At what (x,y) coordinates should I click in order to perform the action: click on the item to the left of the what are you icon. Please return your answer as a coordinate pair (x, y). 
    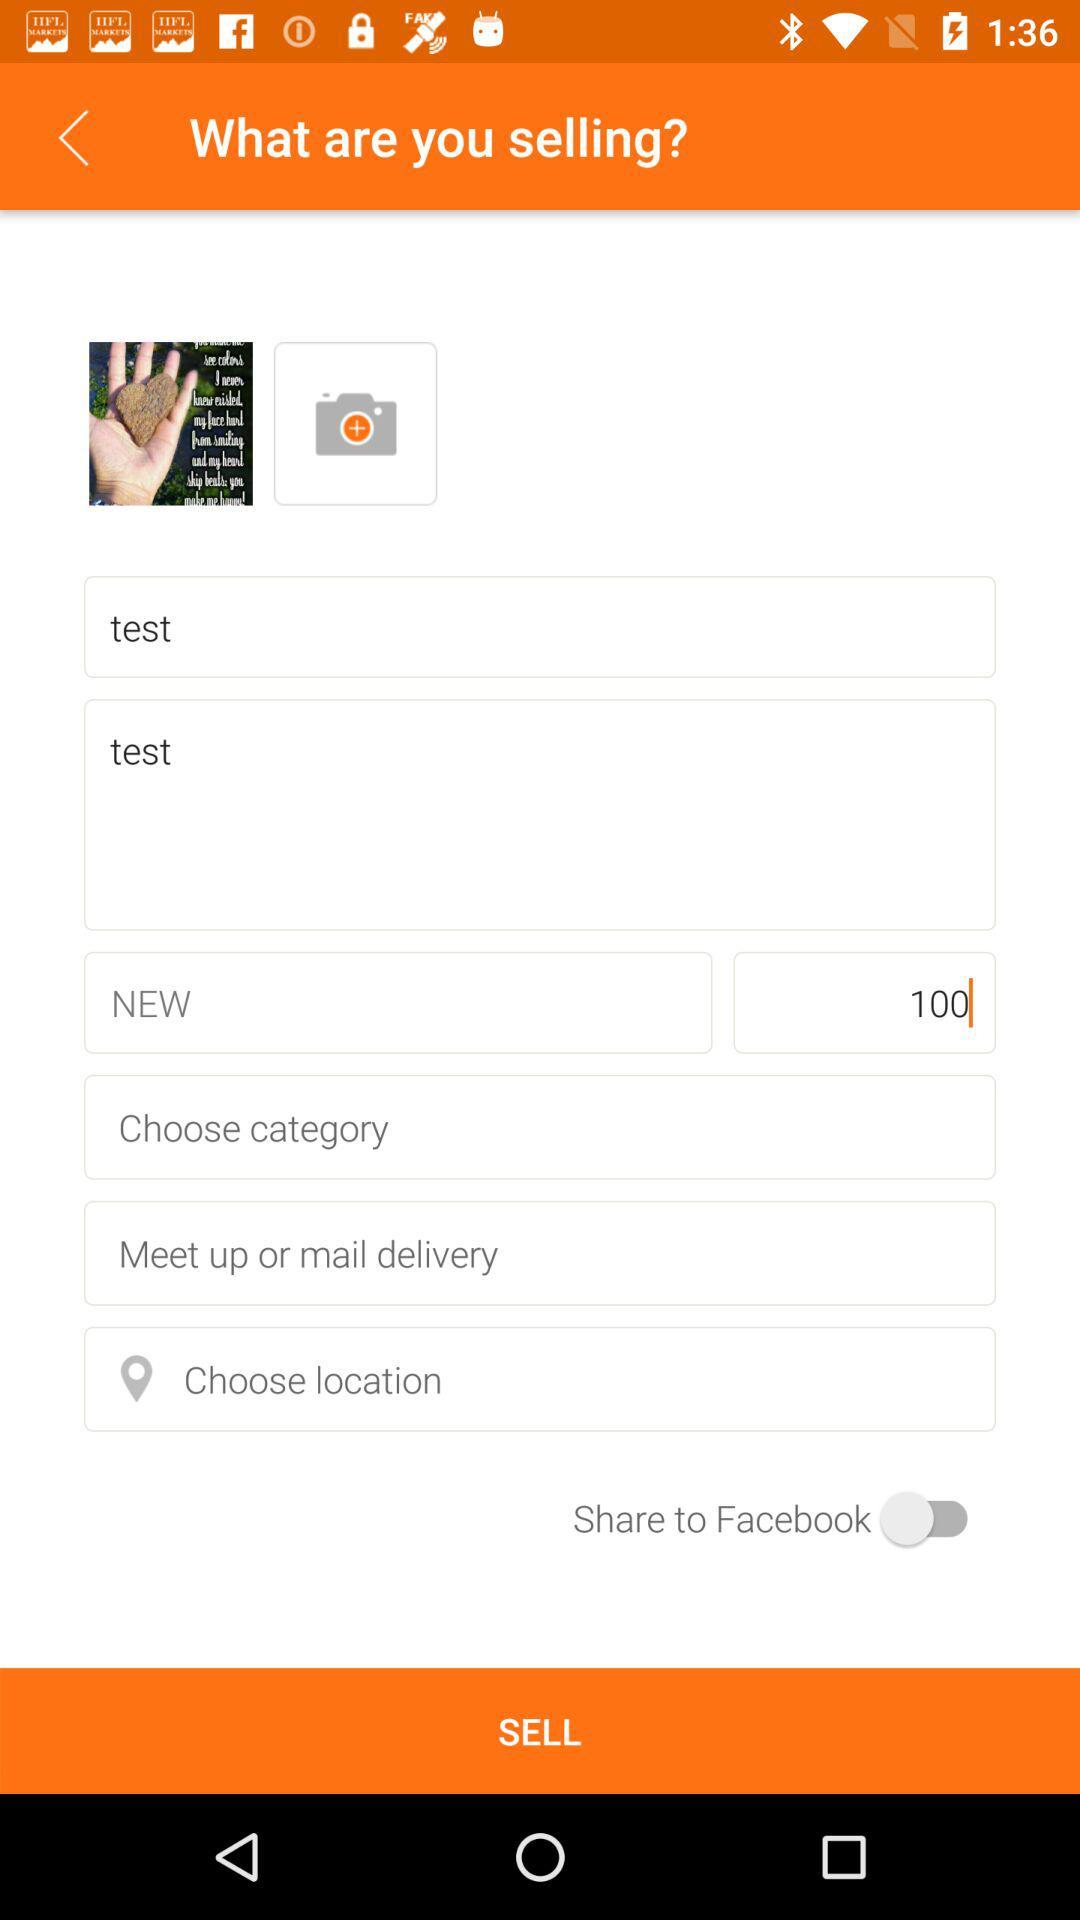
    Looking at the image, I should click on (72, 135).